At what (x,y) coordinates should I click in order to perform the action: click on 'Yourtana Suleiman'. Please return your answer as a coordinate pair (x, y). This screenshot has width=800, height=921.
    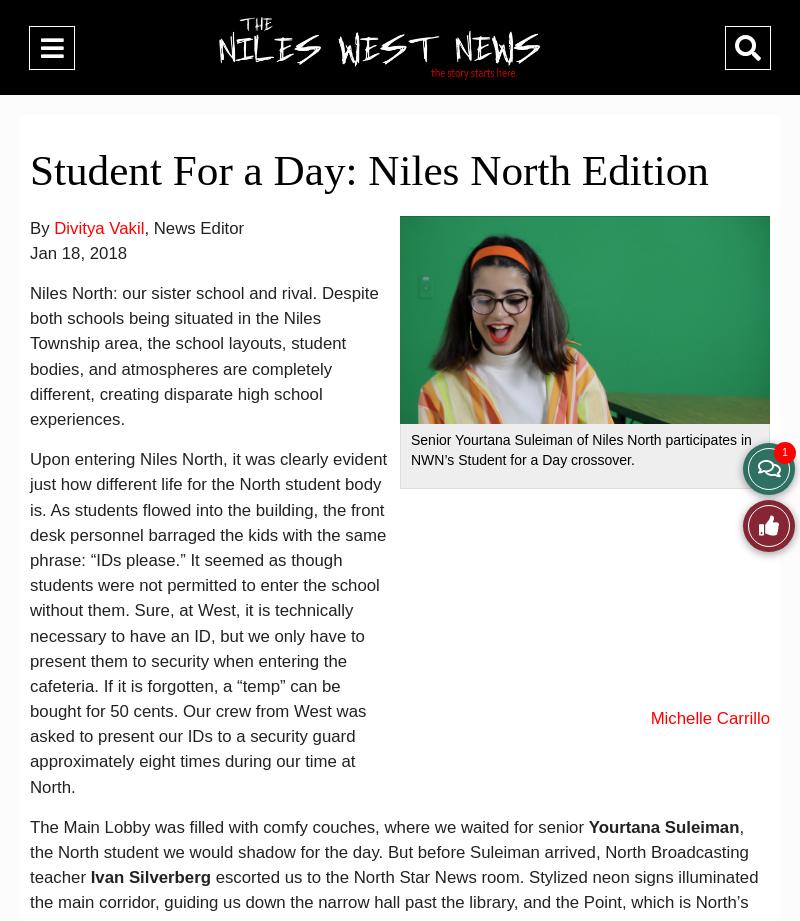
    Looking at the image, I should click on (587, 825).